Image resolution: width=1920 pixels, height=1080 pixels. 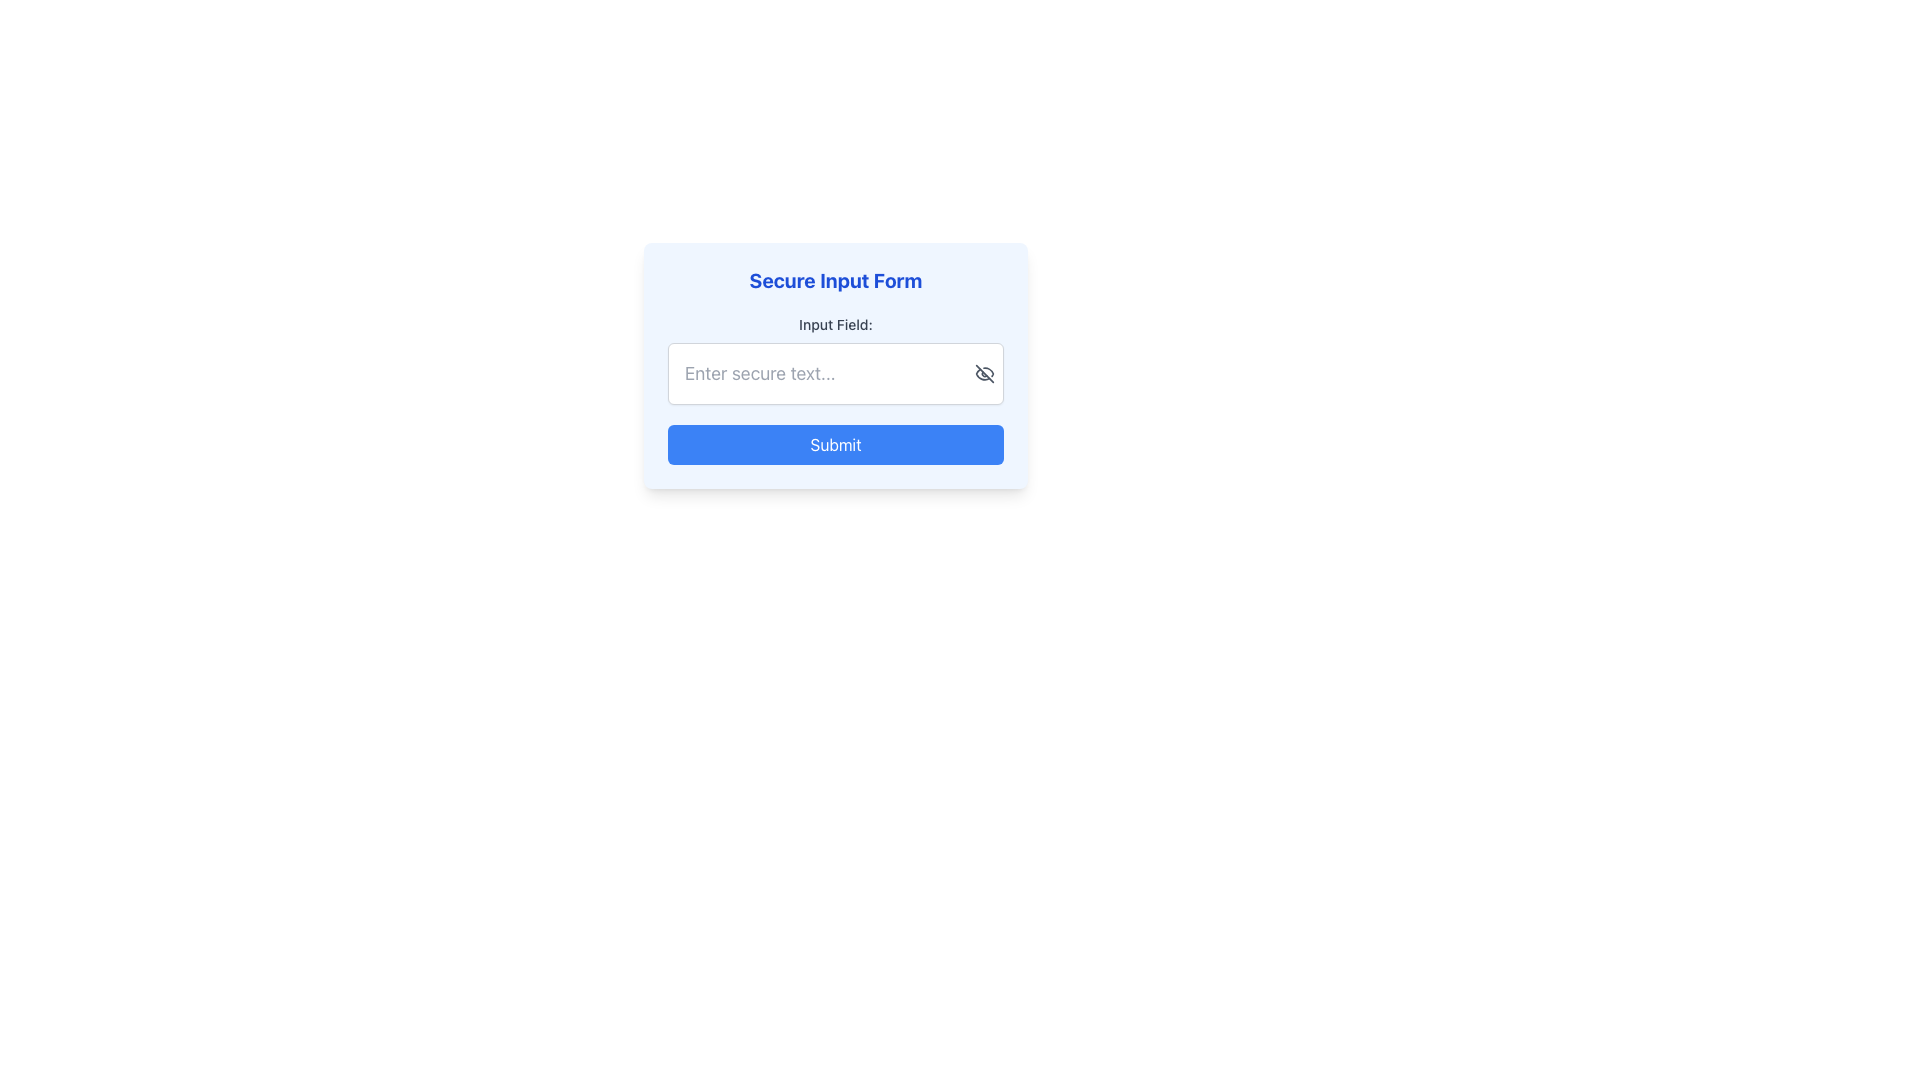 What do you see at coordinates (835, 443) in the screenshot?
I see `the blue 'Submit' button with rounded corners located below the 'Enter secure text...' input field in the 'Secure Input Form' to change its color` at bounding box center [835, 443].